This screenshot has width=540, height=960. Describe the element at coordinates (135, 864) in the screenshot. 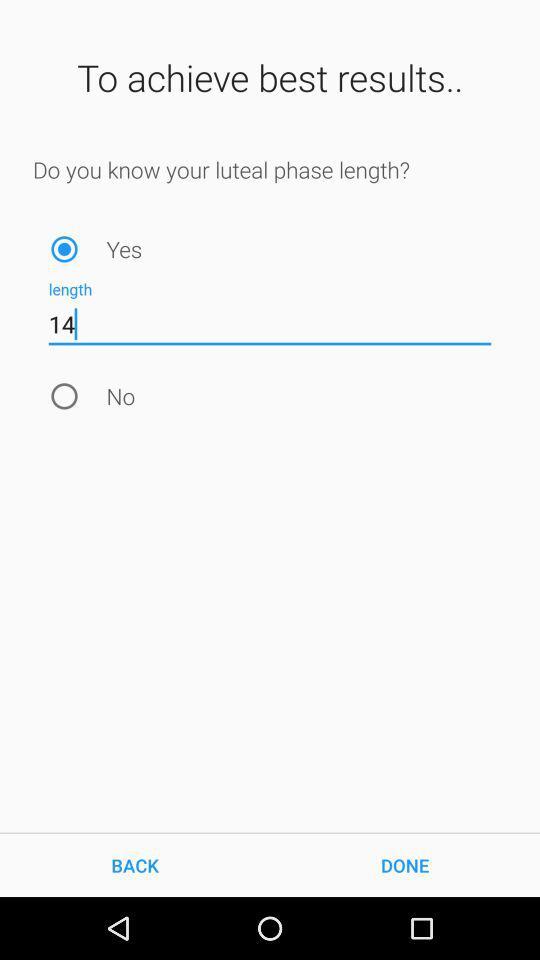

I see `the item to the left of done icon` at that location.